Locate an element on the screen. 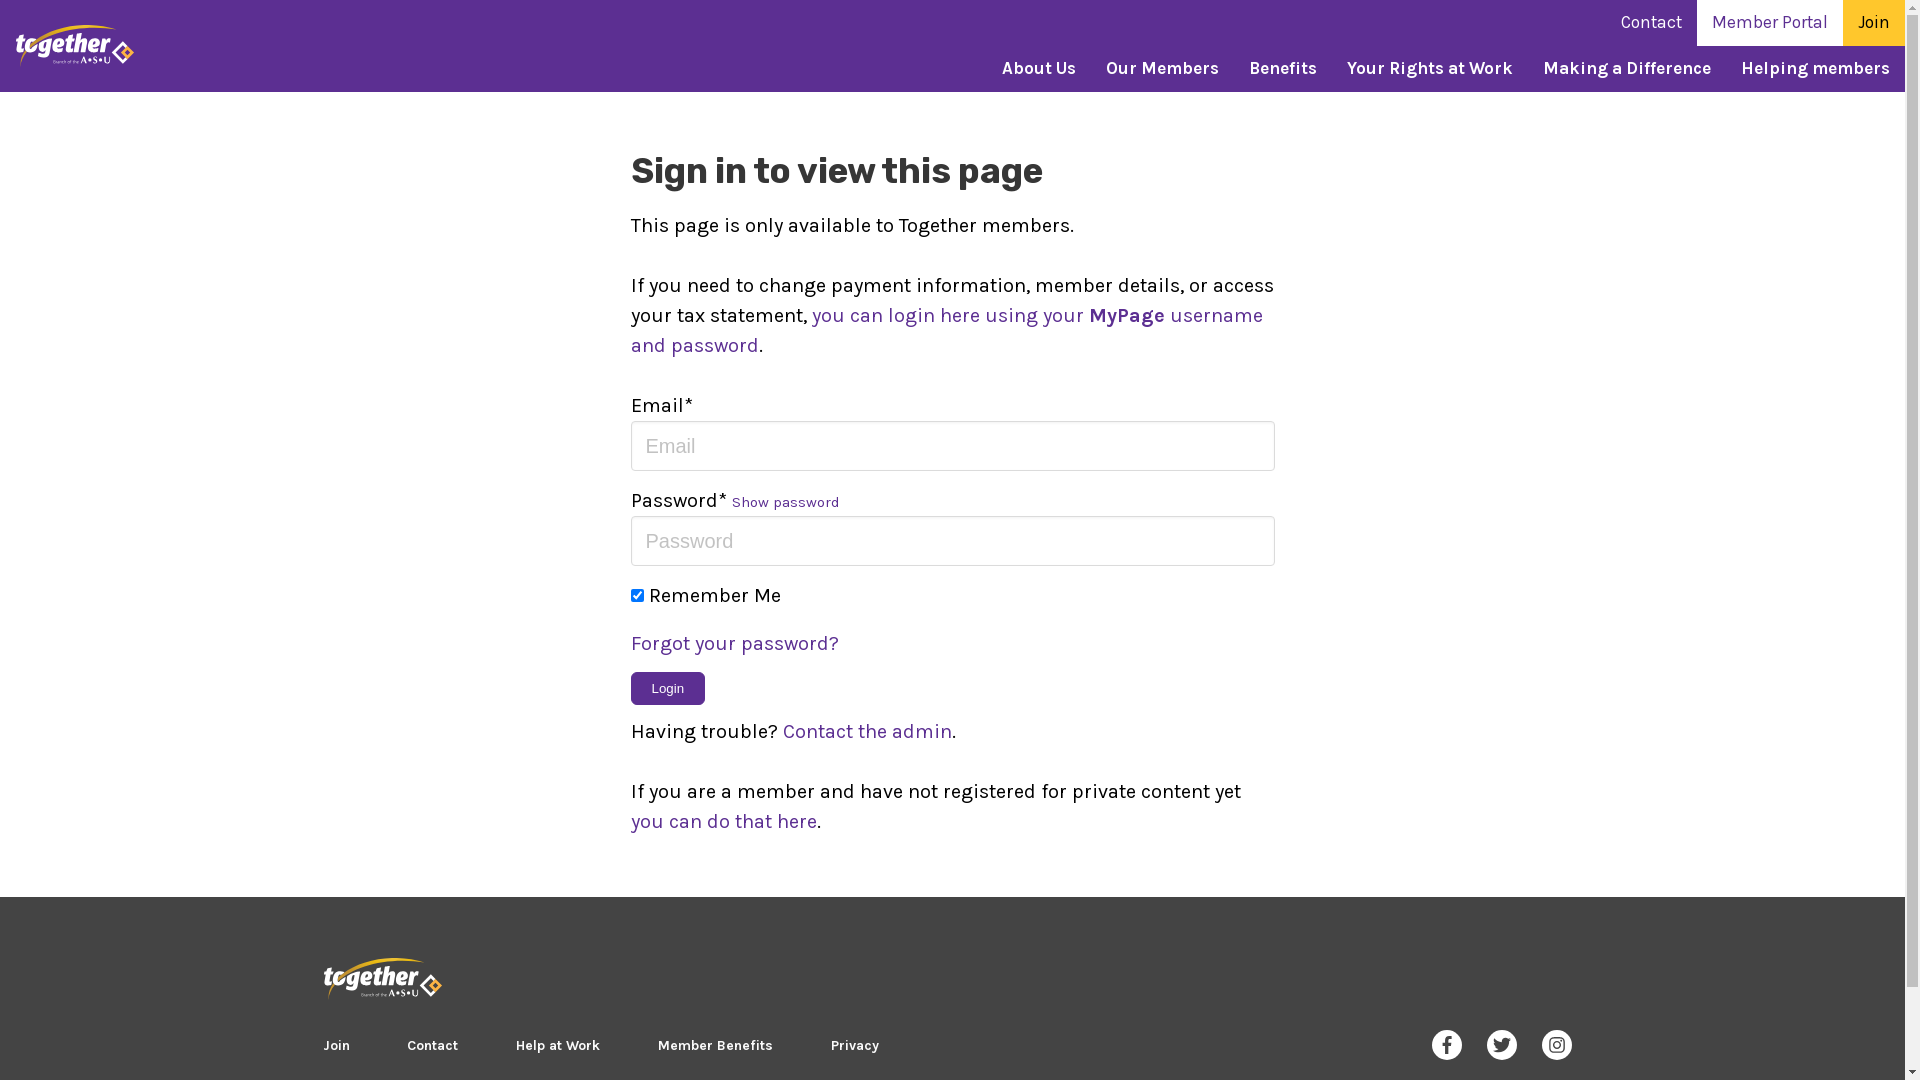 Image resolution: width=1920 pixels, height=1080 pixels. 'Join' is located at coordinates (335, 1044).